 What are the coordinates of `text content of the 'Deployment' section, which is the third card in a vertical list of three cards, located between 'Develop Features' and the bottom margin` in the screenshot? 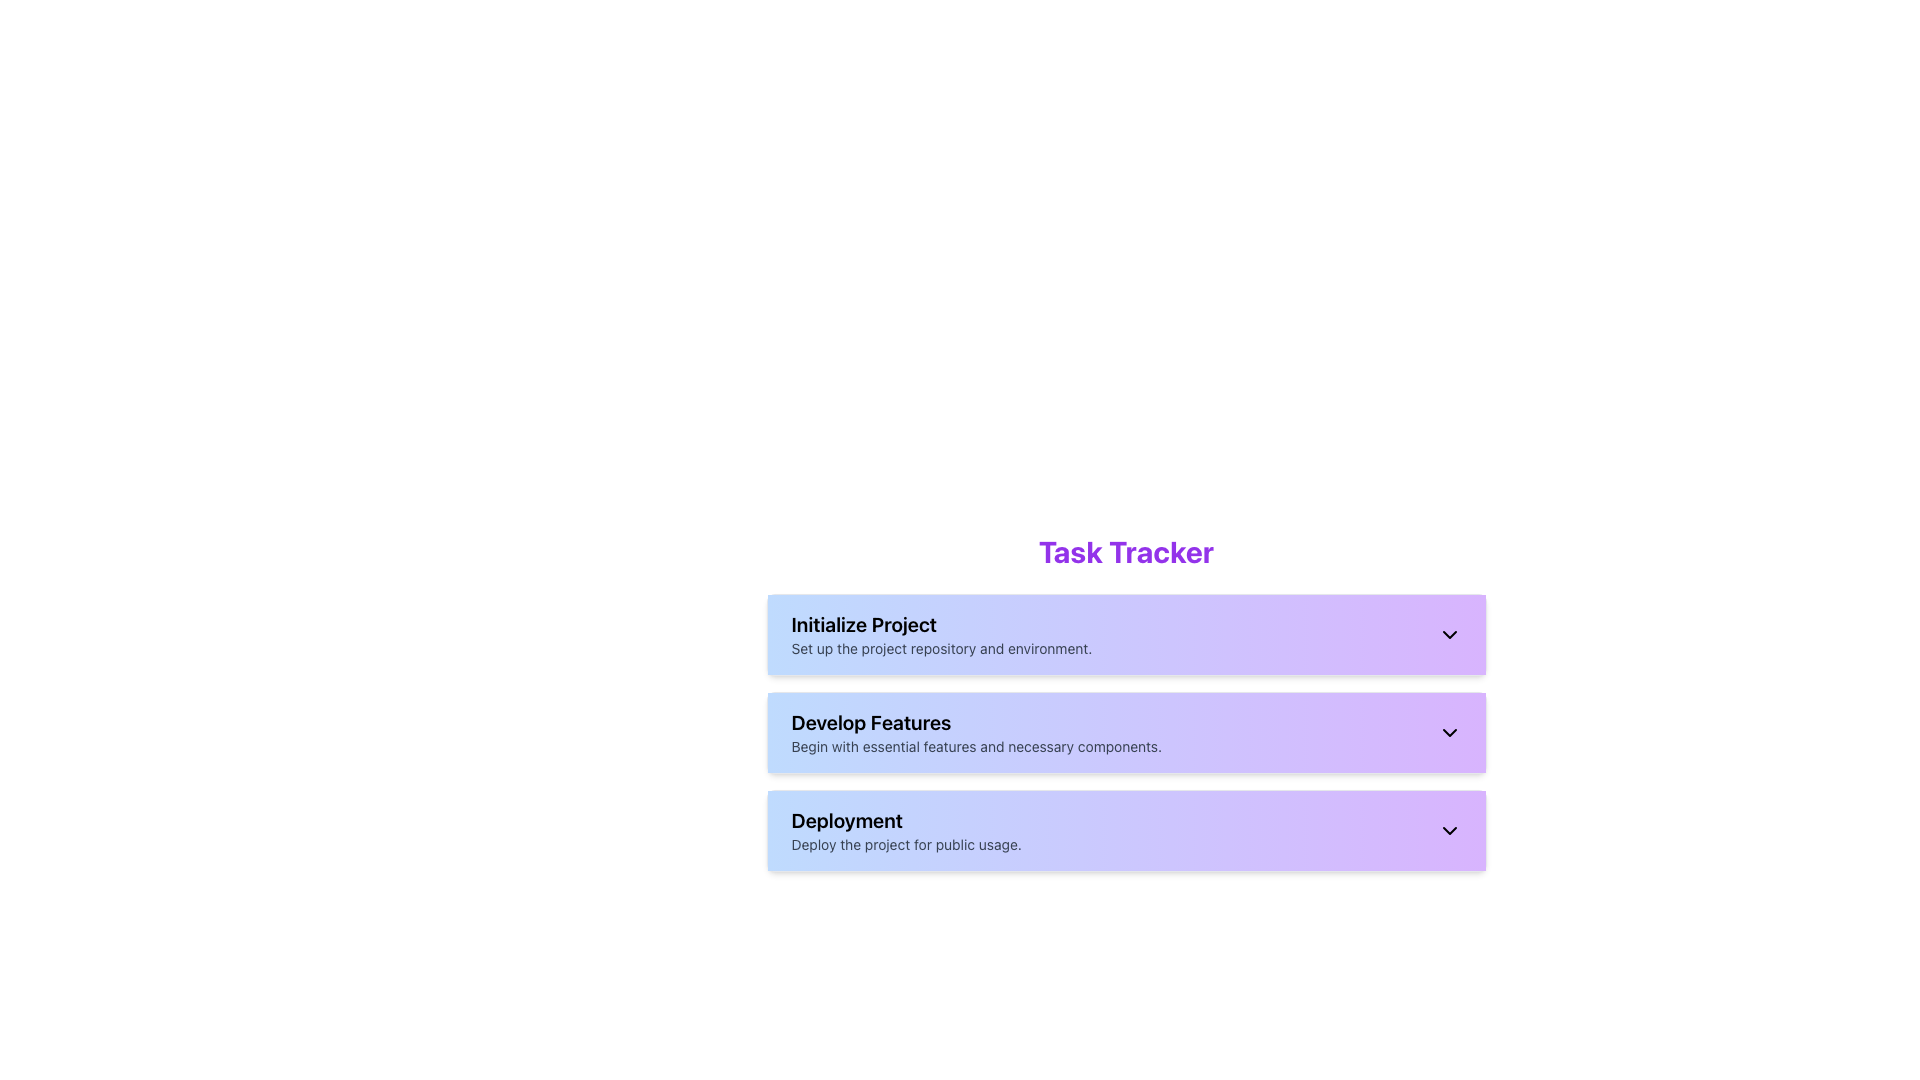 It's located at (905, 830).